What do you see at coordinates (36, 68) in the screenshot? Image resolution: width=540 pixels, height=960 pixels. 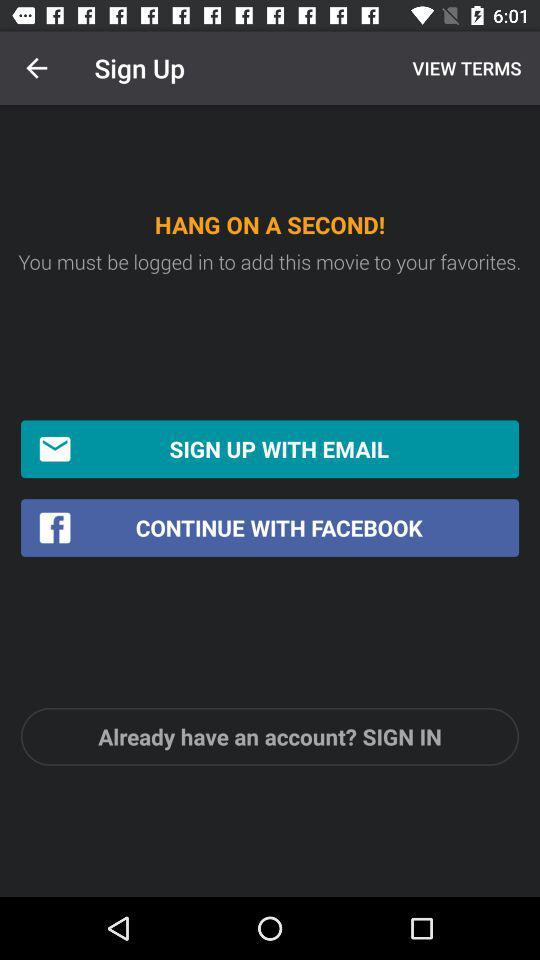 I see `the icon next to sign up icon` at bounding box center [36, 68].